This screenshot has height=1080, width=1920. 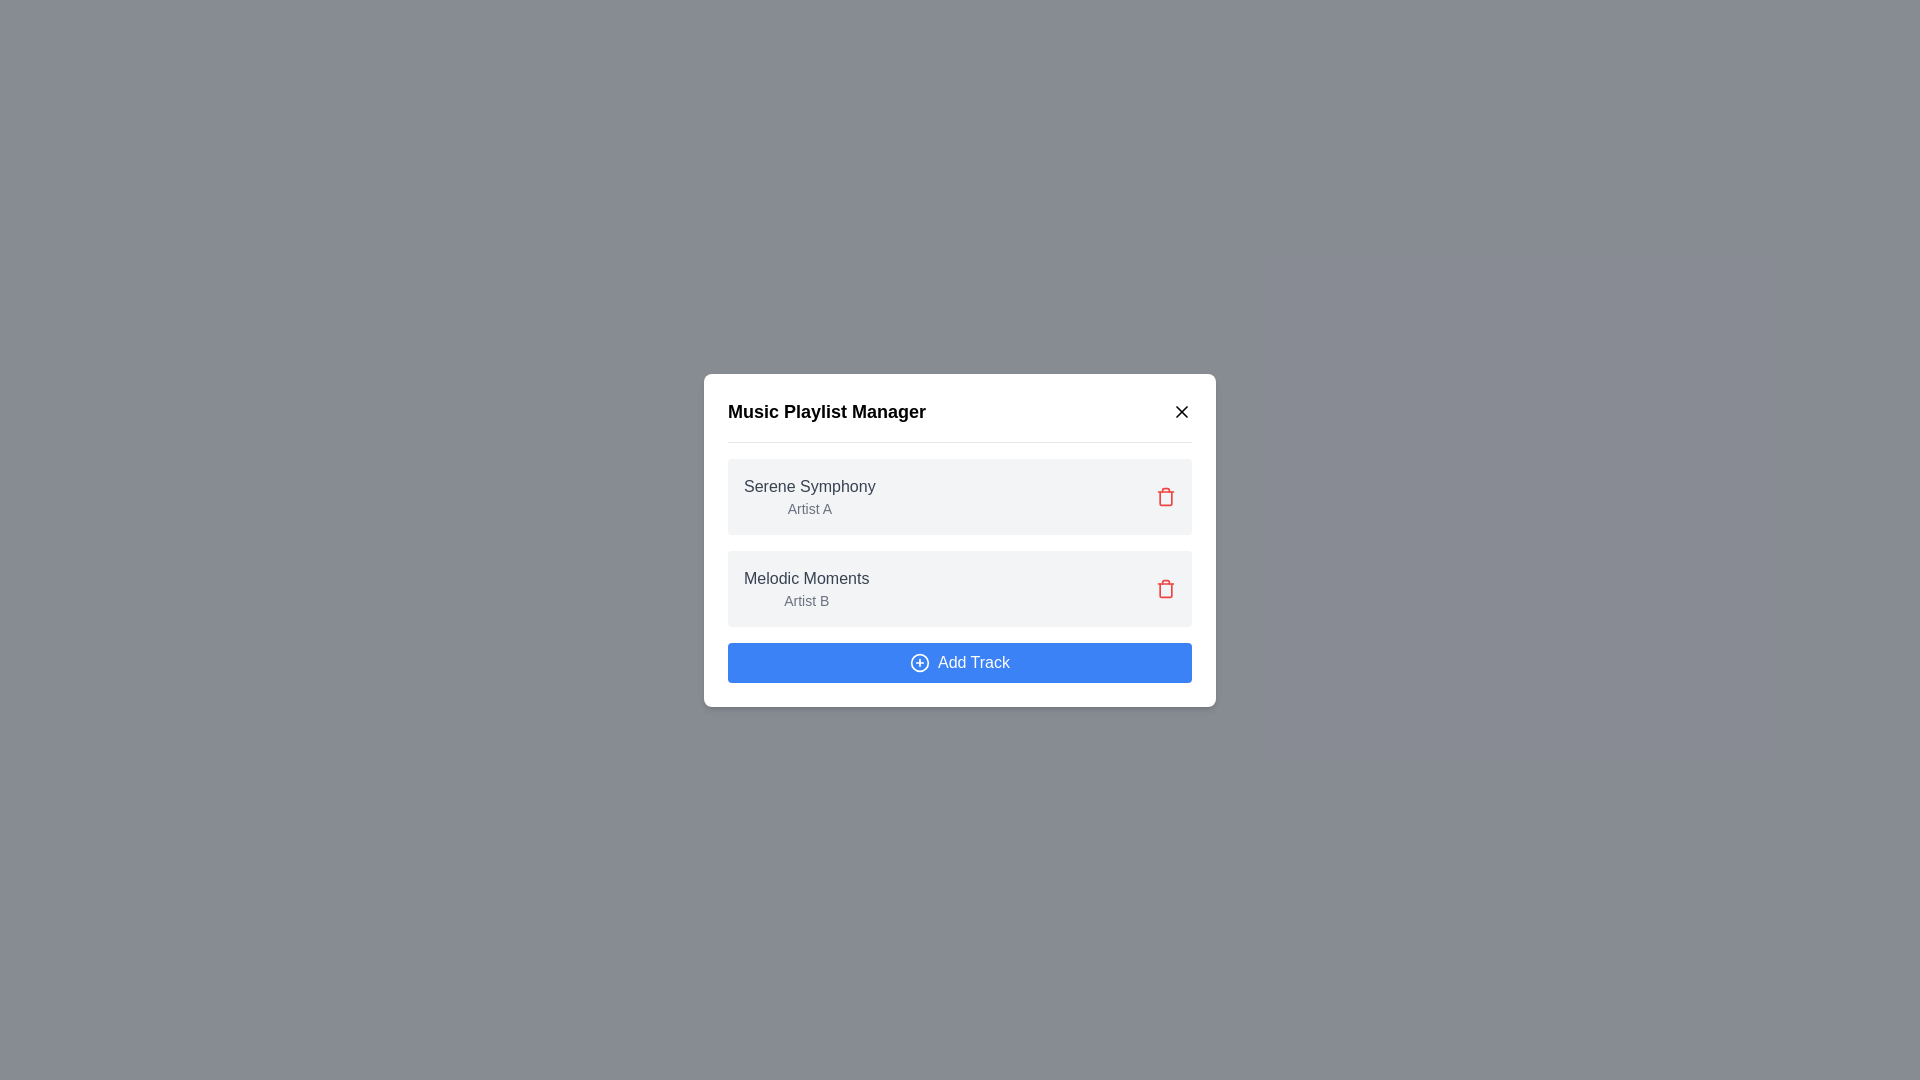 I want to click on the multi-line text label displaying the title 'Serene Symphony' and artist 'Artist A' within the 'Music Playlist Manager' panel, so click(x=809, y=495).